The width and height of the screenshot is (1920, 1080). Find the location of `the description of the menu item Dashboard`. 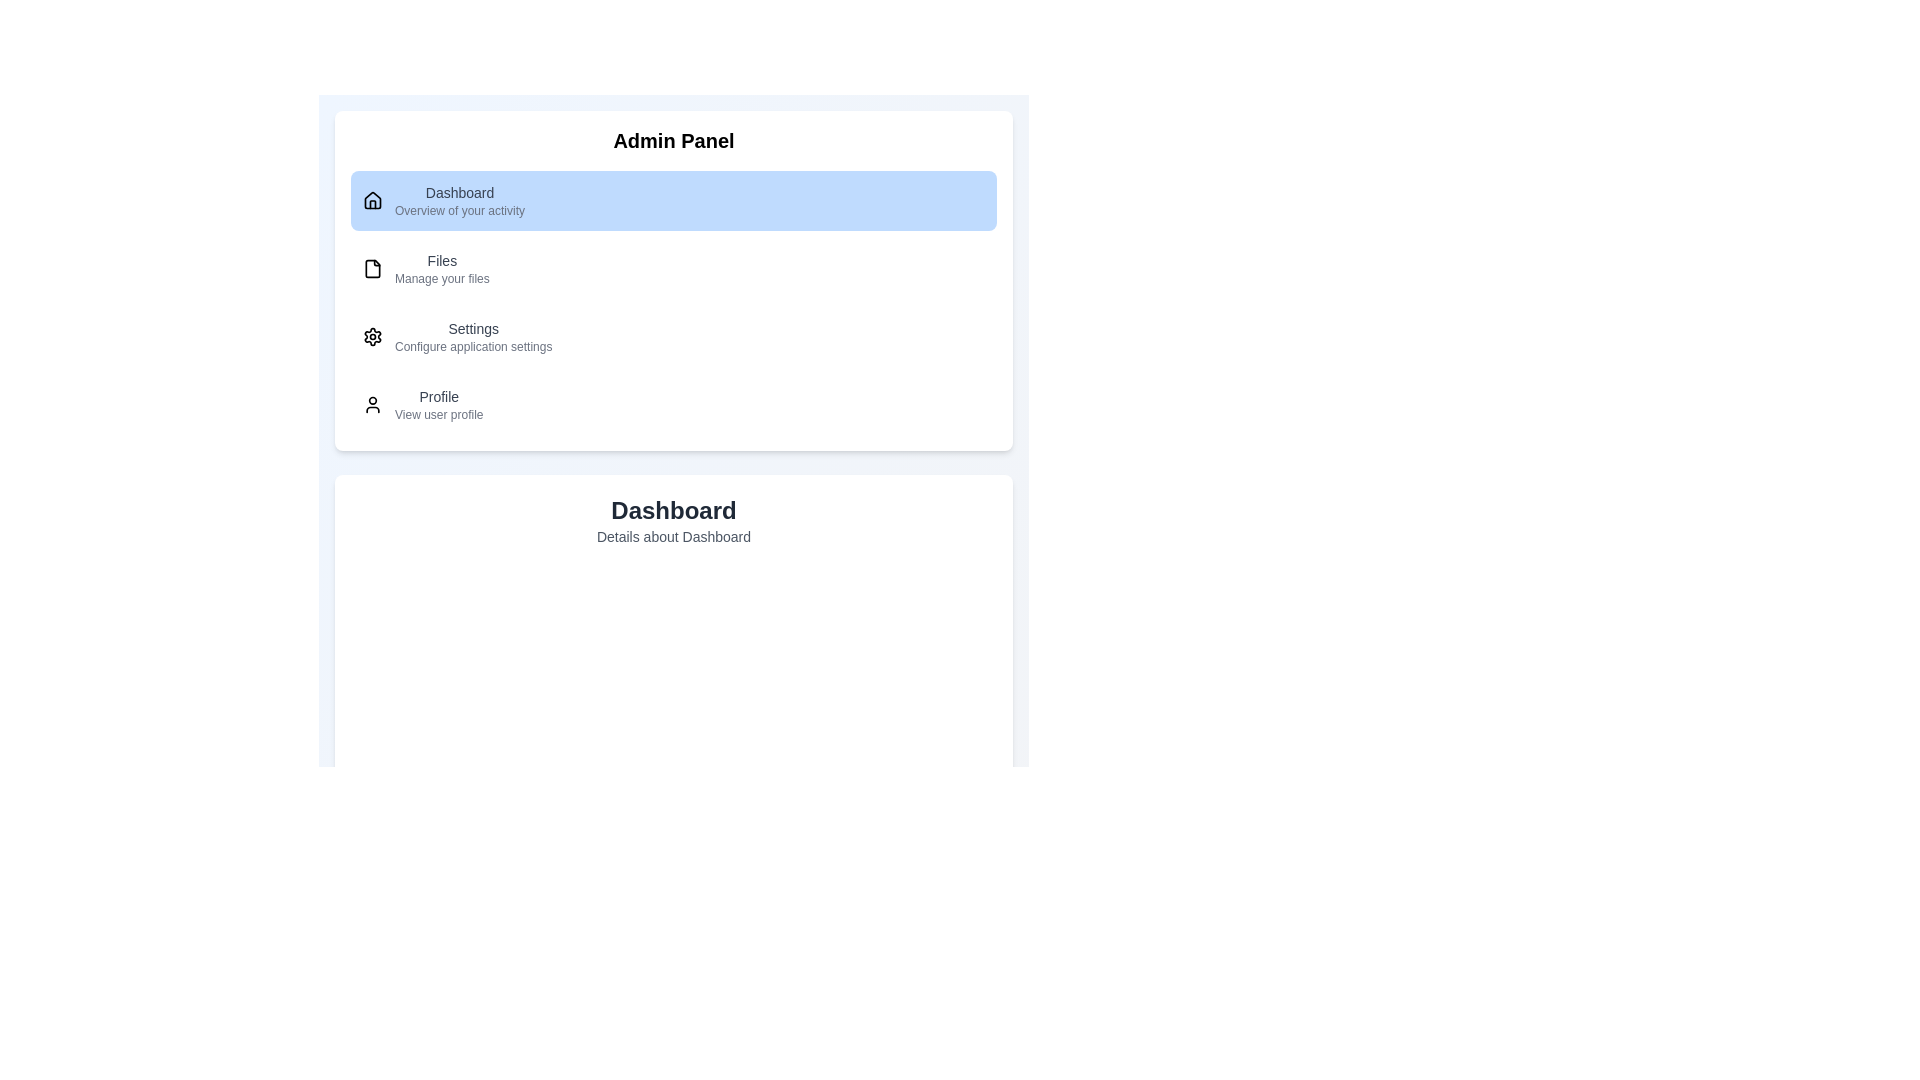

the description of the menu item Dashboard is located at coordinates (459, 200).